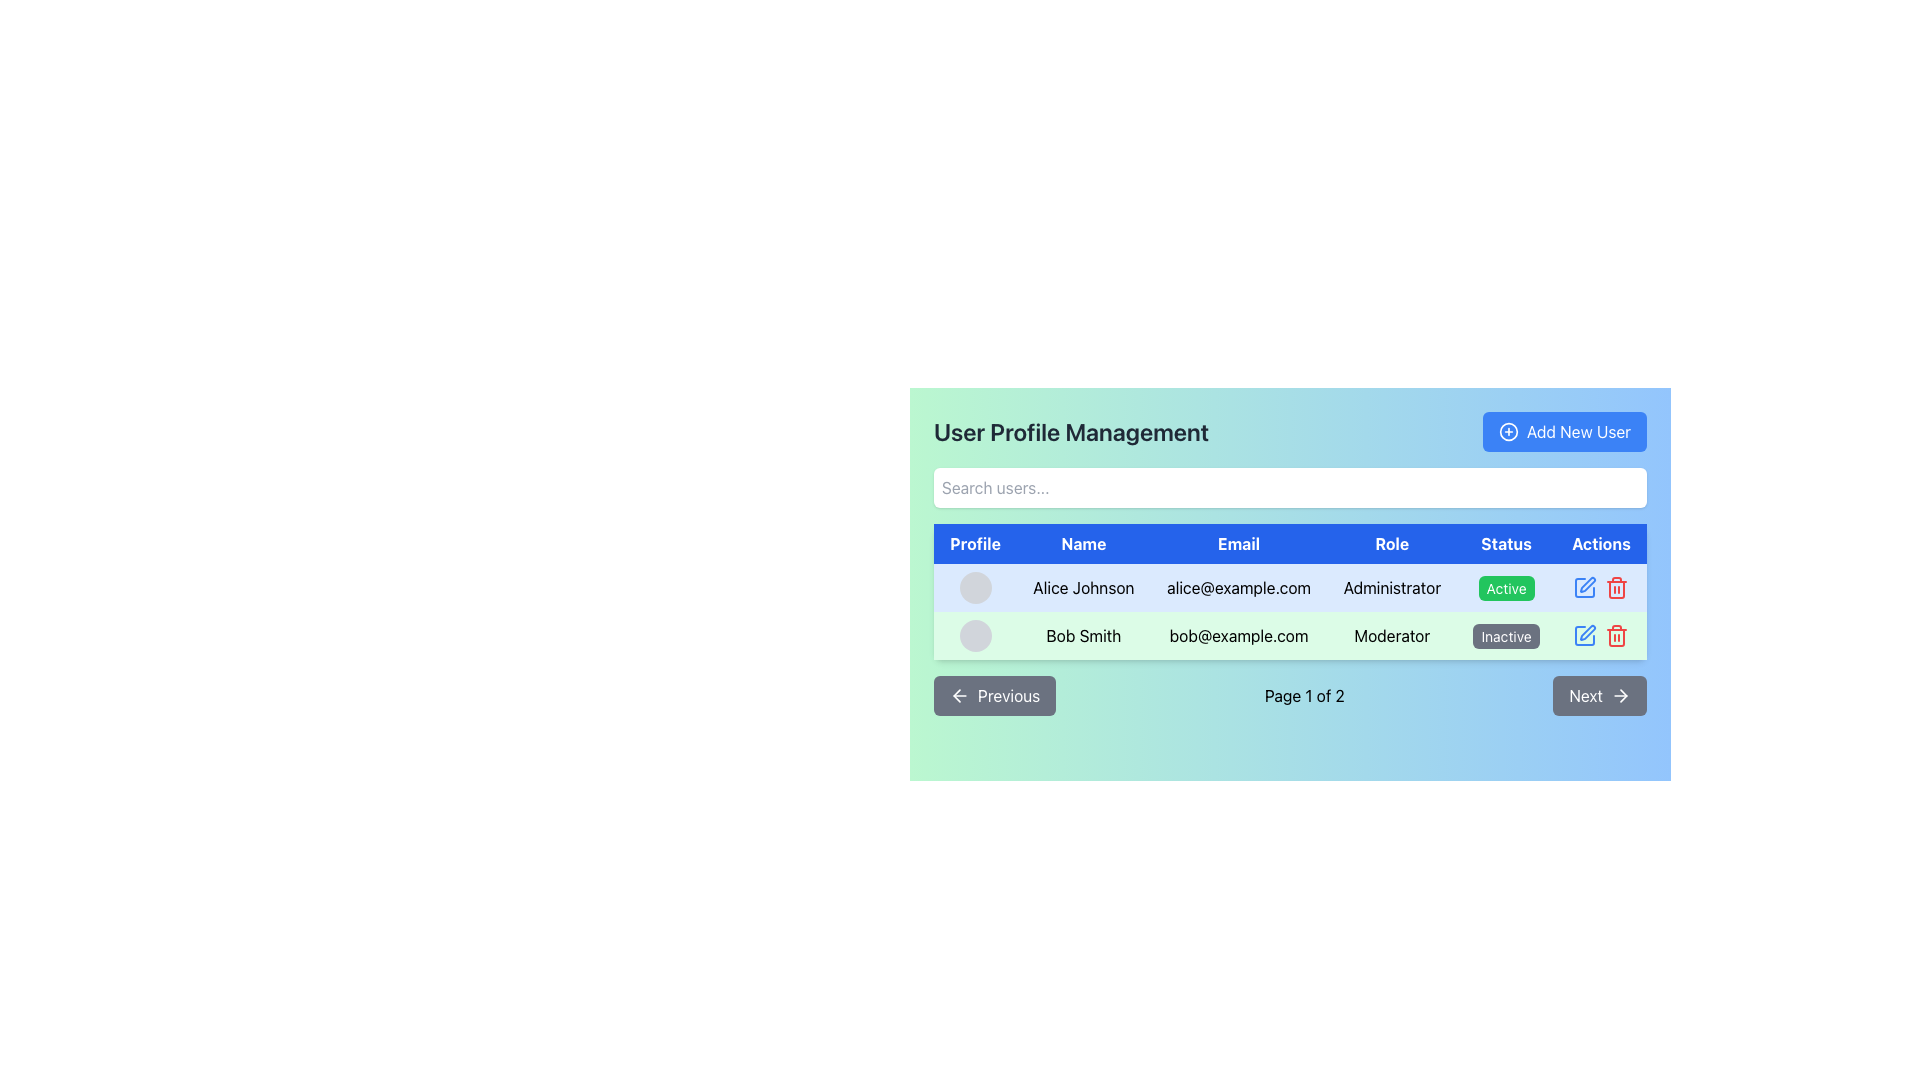 The height and width of the screenshot is (1080, 1920). I want to click on the compact blue pen icon button in the 'Actions' column of the second row in the user management table to initiate editing, so click(1584, 636).